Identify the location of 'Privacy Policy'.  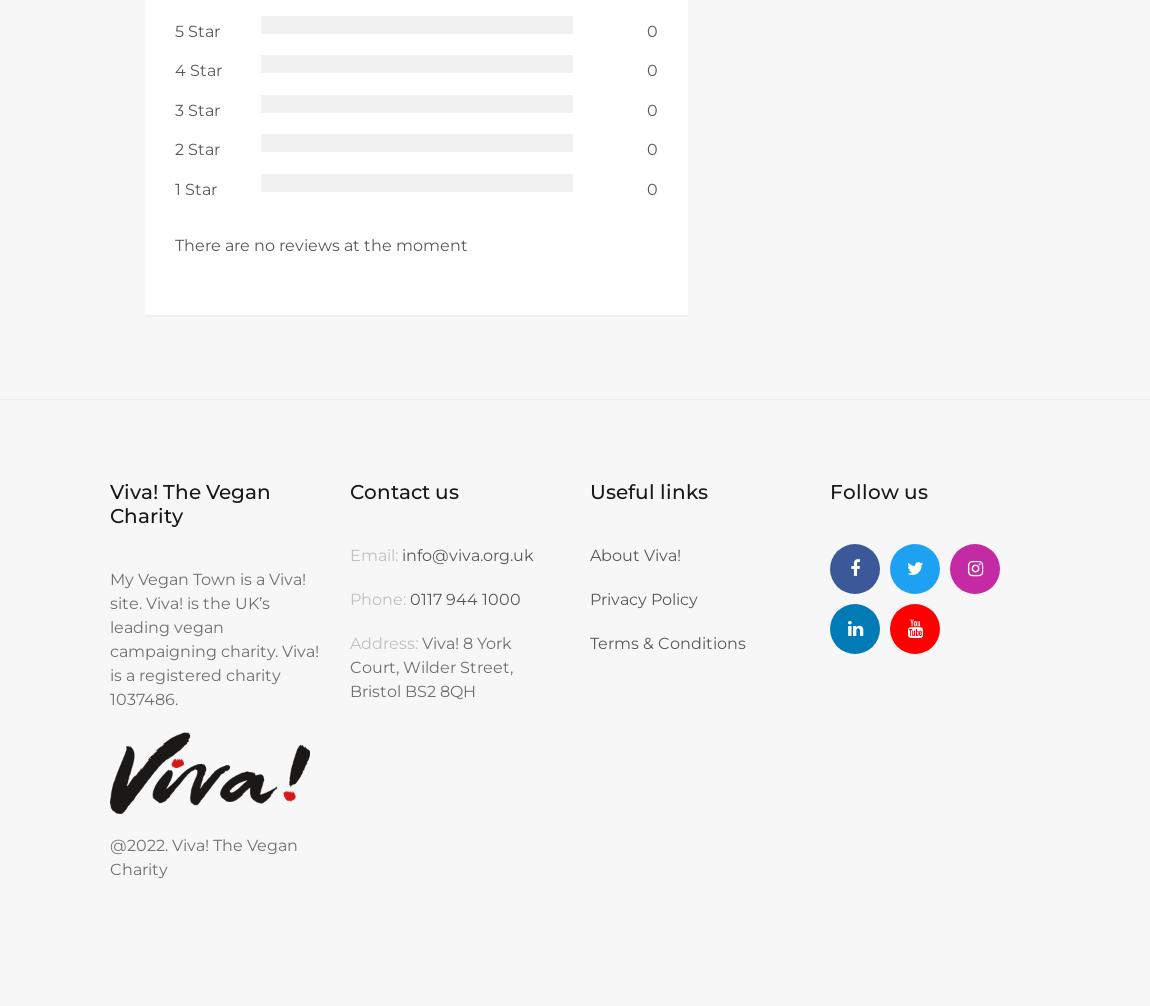
(588, 599).